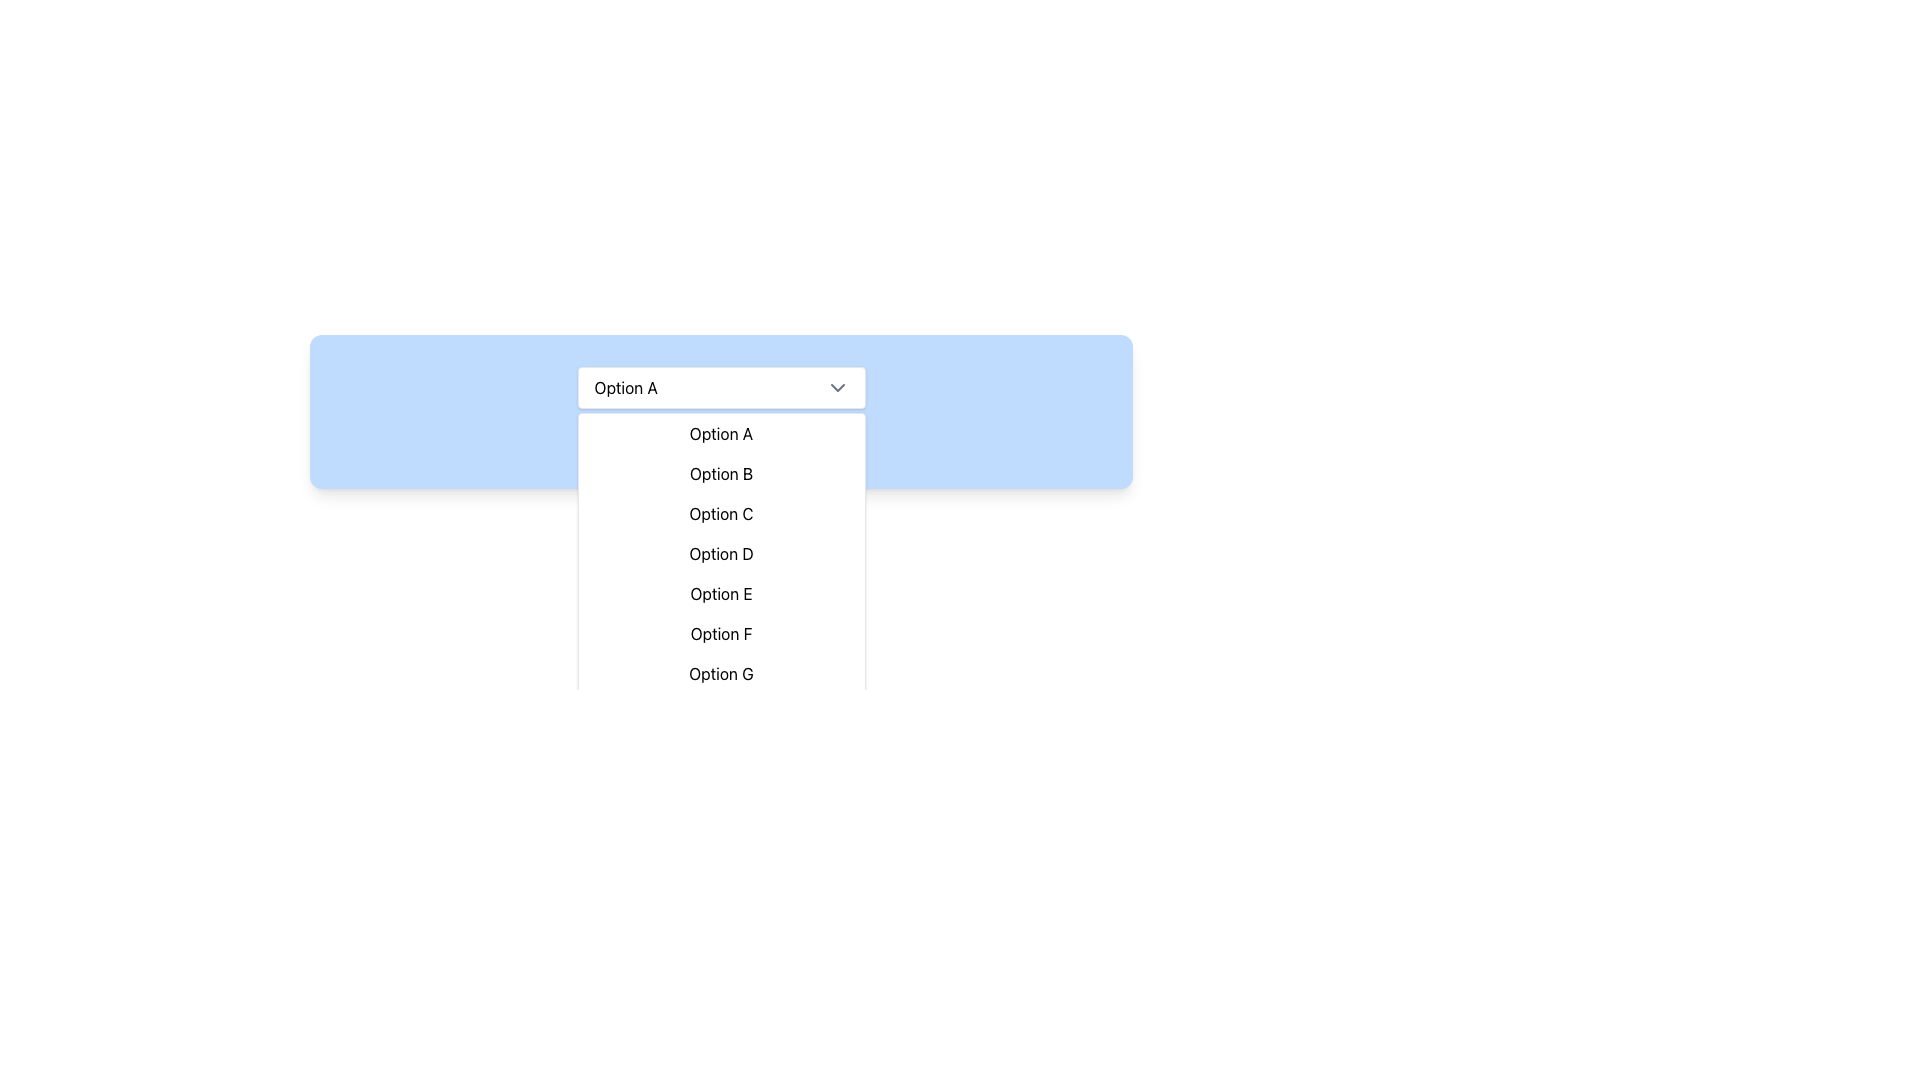  Describe the element at coordinates (720, 512) in the screenshot. I see `the third option labeled 'Option C' in the dropdown menu` at that location.